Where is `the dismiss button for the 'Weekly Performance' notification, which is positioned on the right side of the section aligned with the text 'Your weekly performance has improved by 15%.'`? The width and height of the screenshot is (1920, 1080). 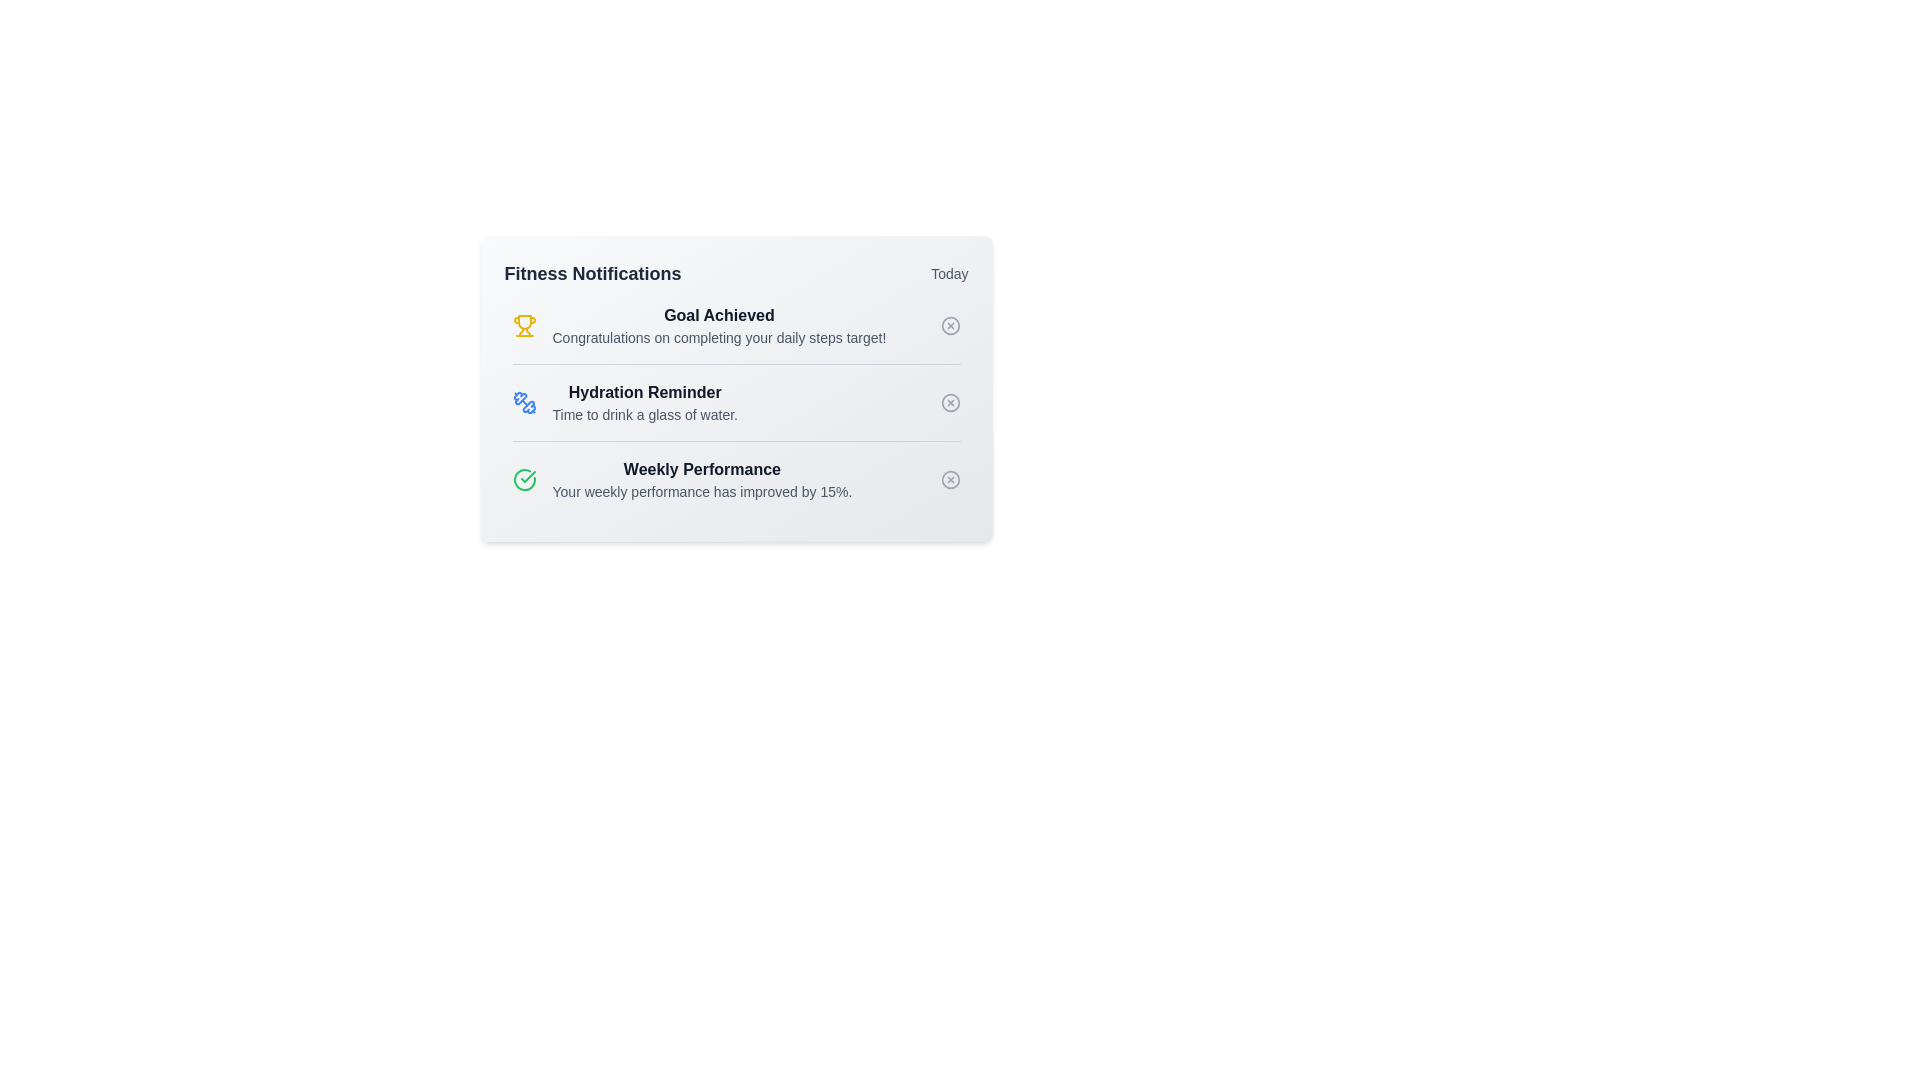
the dismiss button for the 'Weekly Performance' notification, which is positioned on the right side of the section aligned with the text 'Your weekly performance has improved by 15%.' is located at coordinates (949, 479).